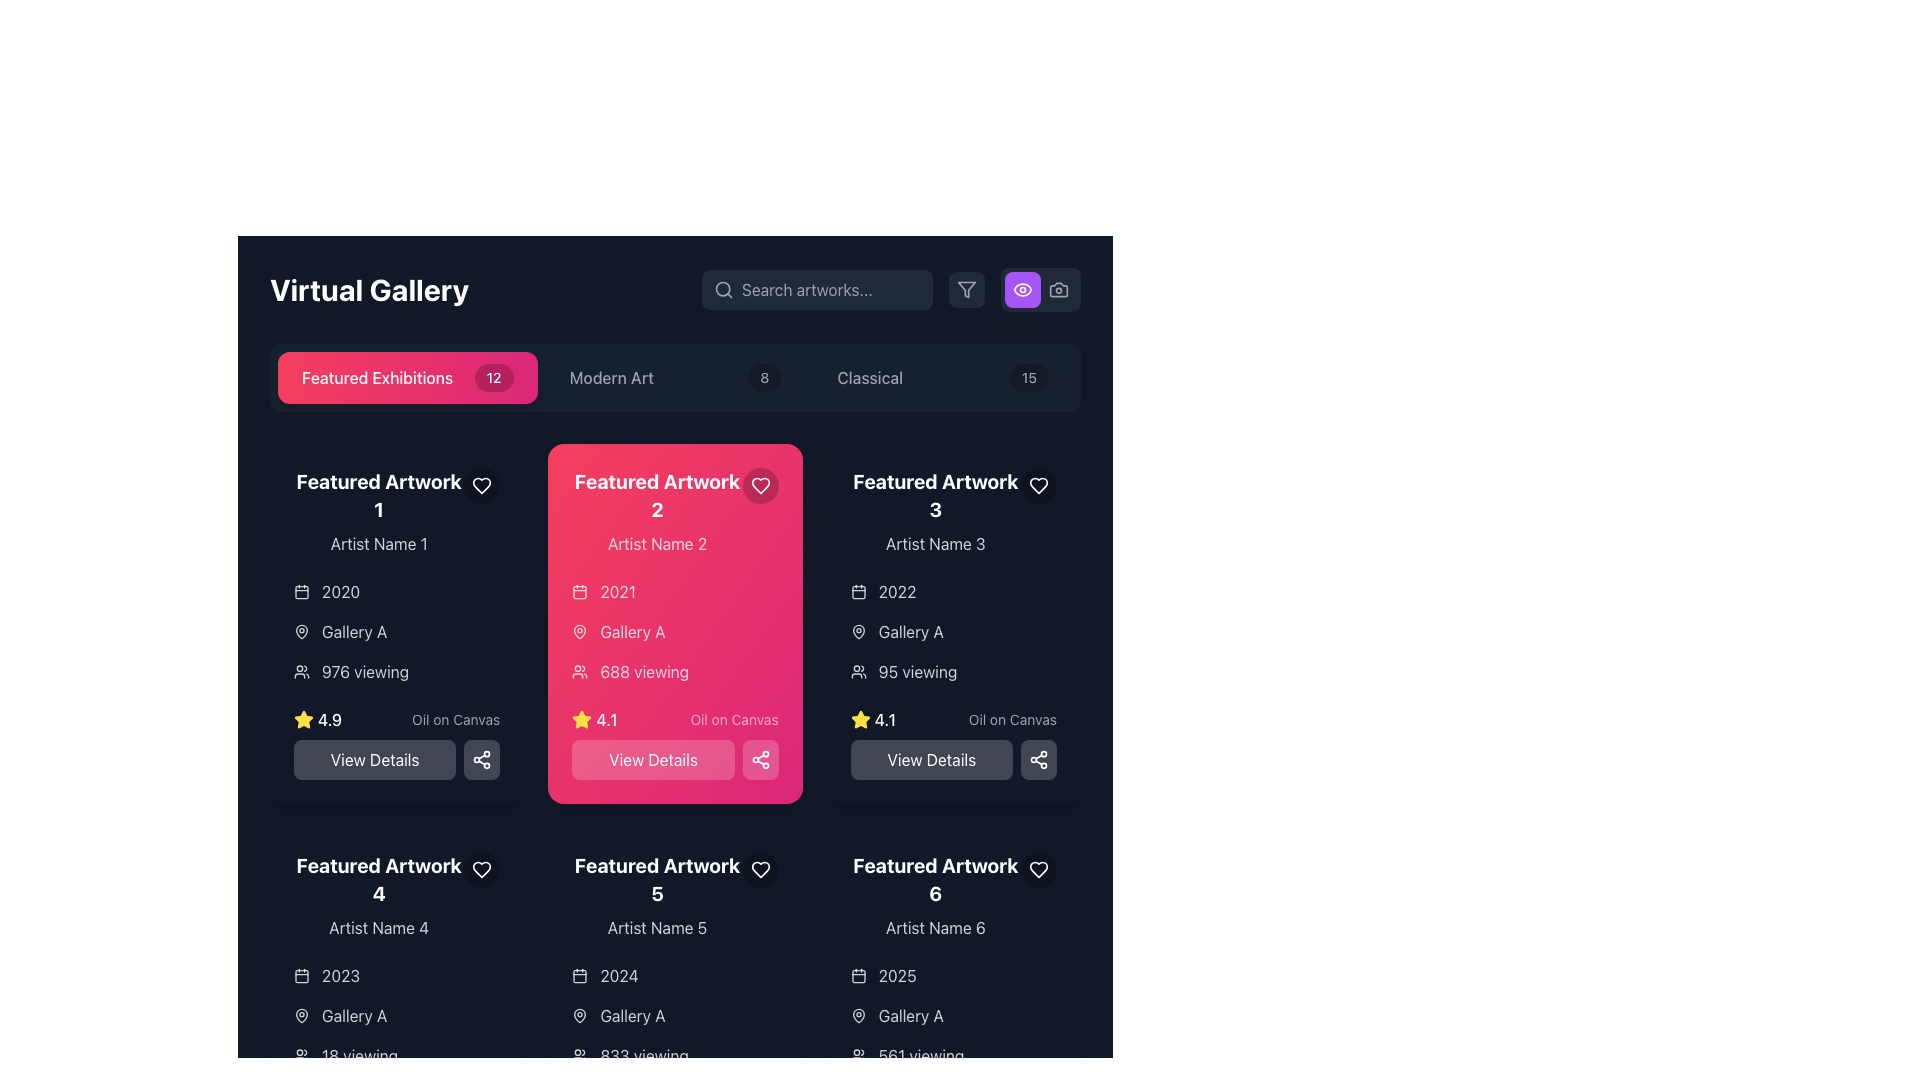 Image resolution: width=1920 pixels, height=1080 pixels. What do you see at coordinates (966, 289) in the screenshot?
I see `the filter button located in the top-right corner of the interface, adjacent to the camera icon and the search bar` at bounding box center [966, 289].